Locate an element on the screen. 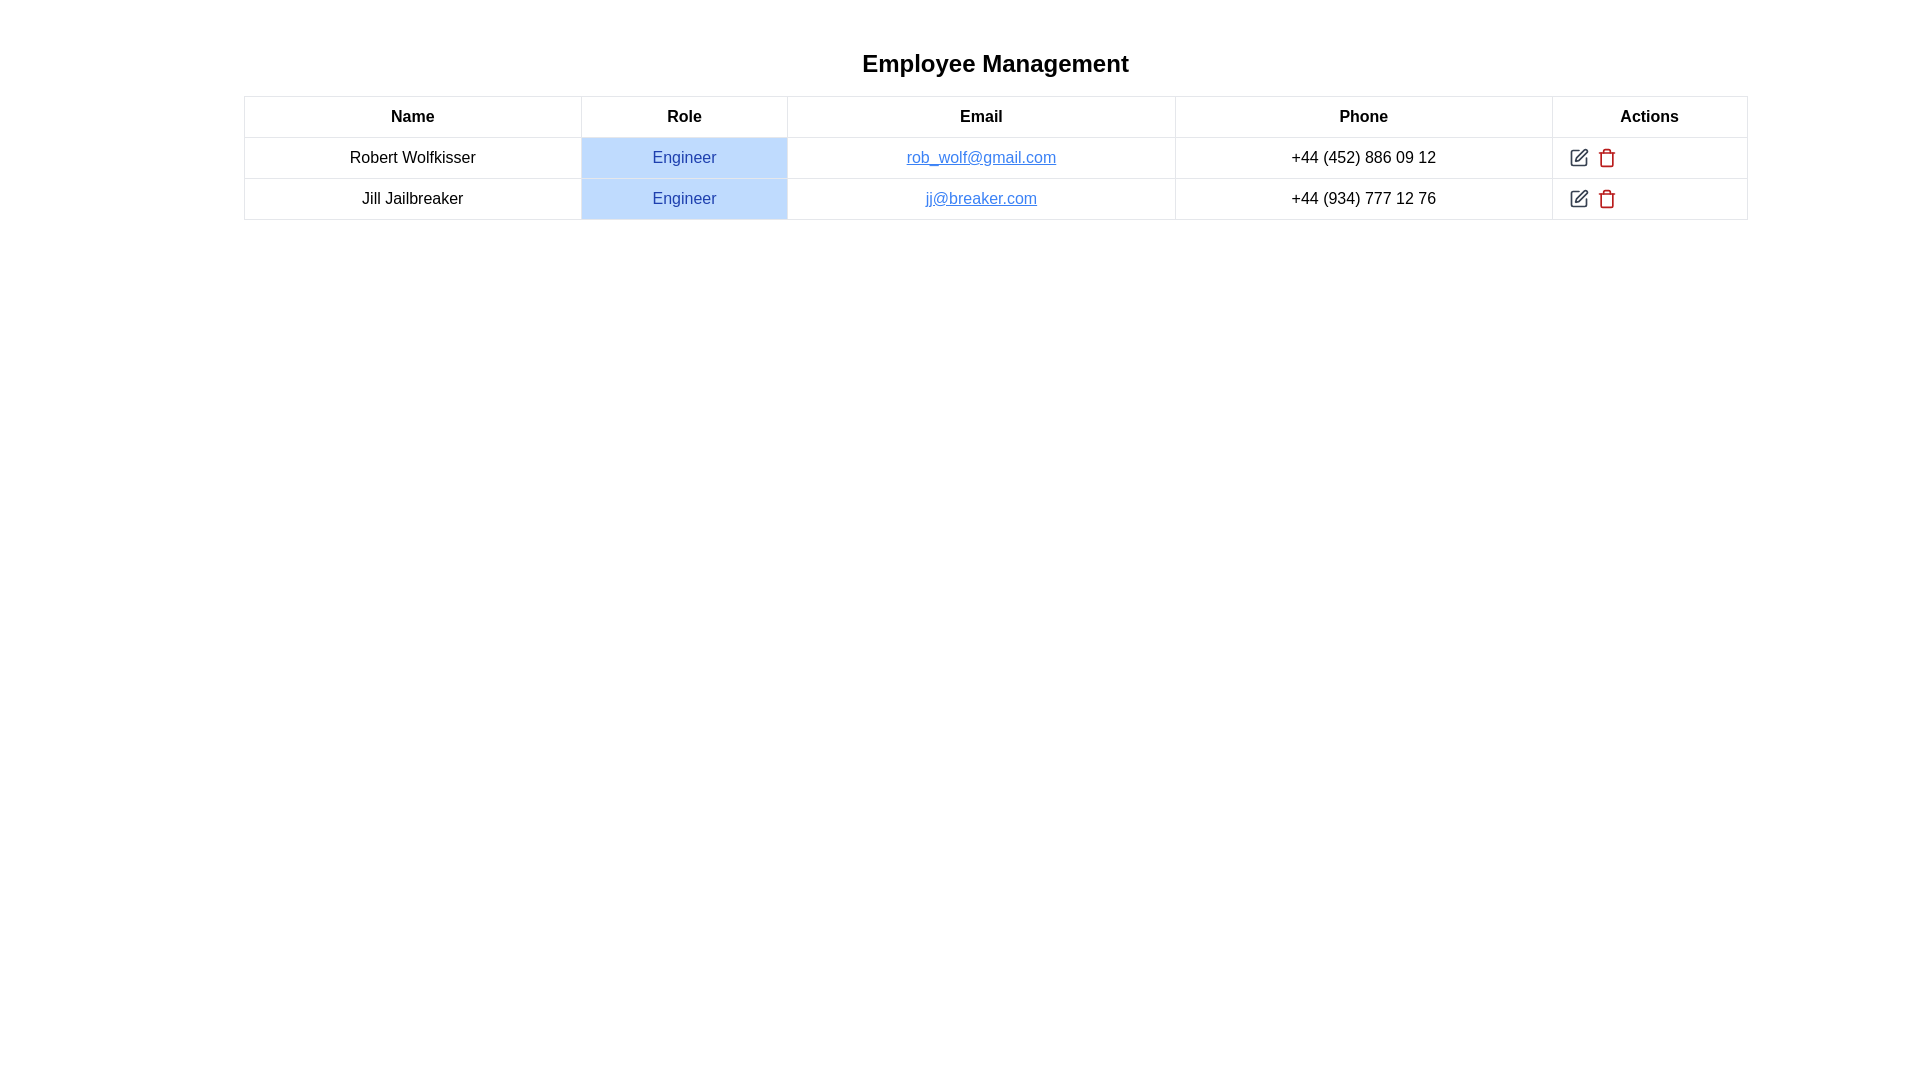 The width and height of the screenshot is (1920, 1080). the pen icon located in the 'Actions' column of the second row of the table is located at coordinates (1577, 157).